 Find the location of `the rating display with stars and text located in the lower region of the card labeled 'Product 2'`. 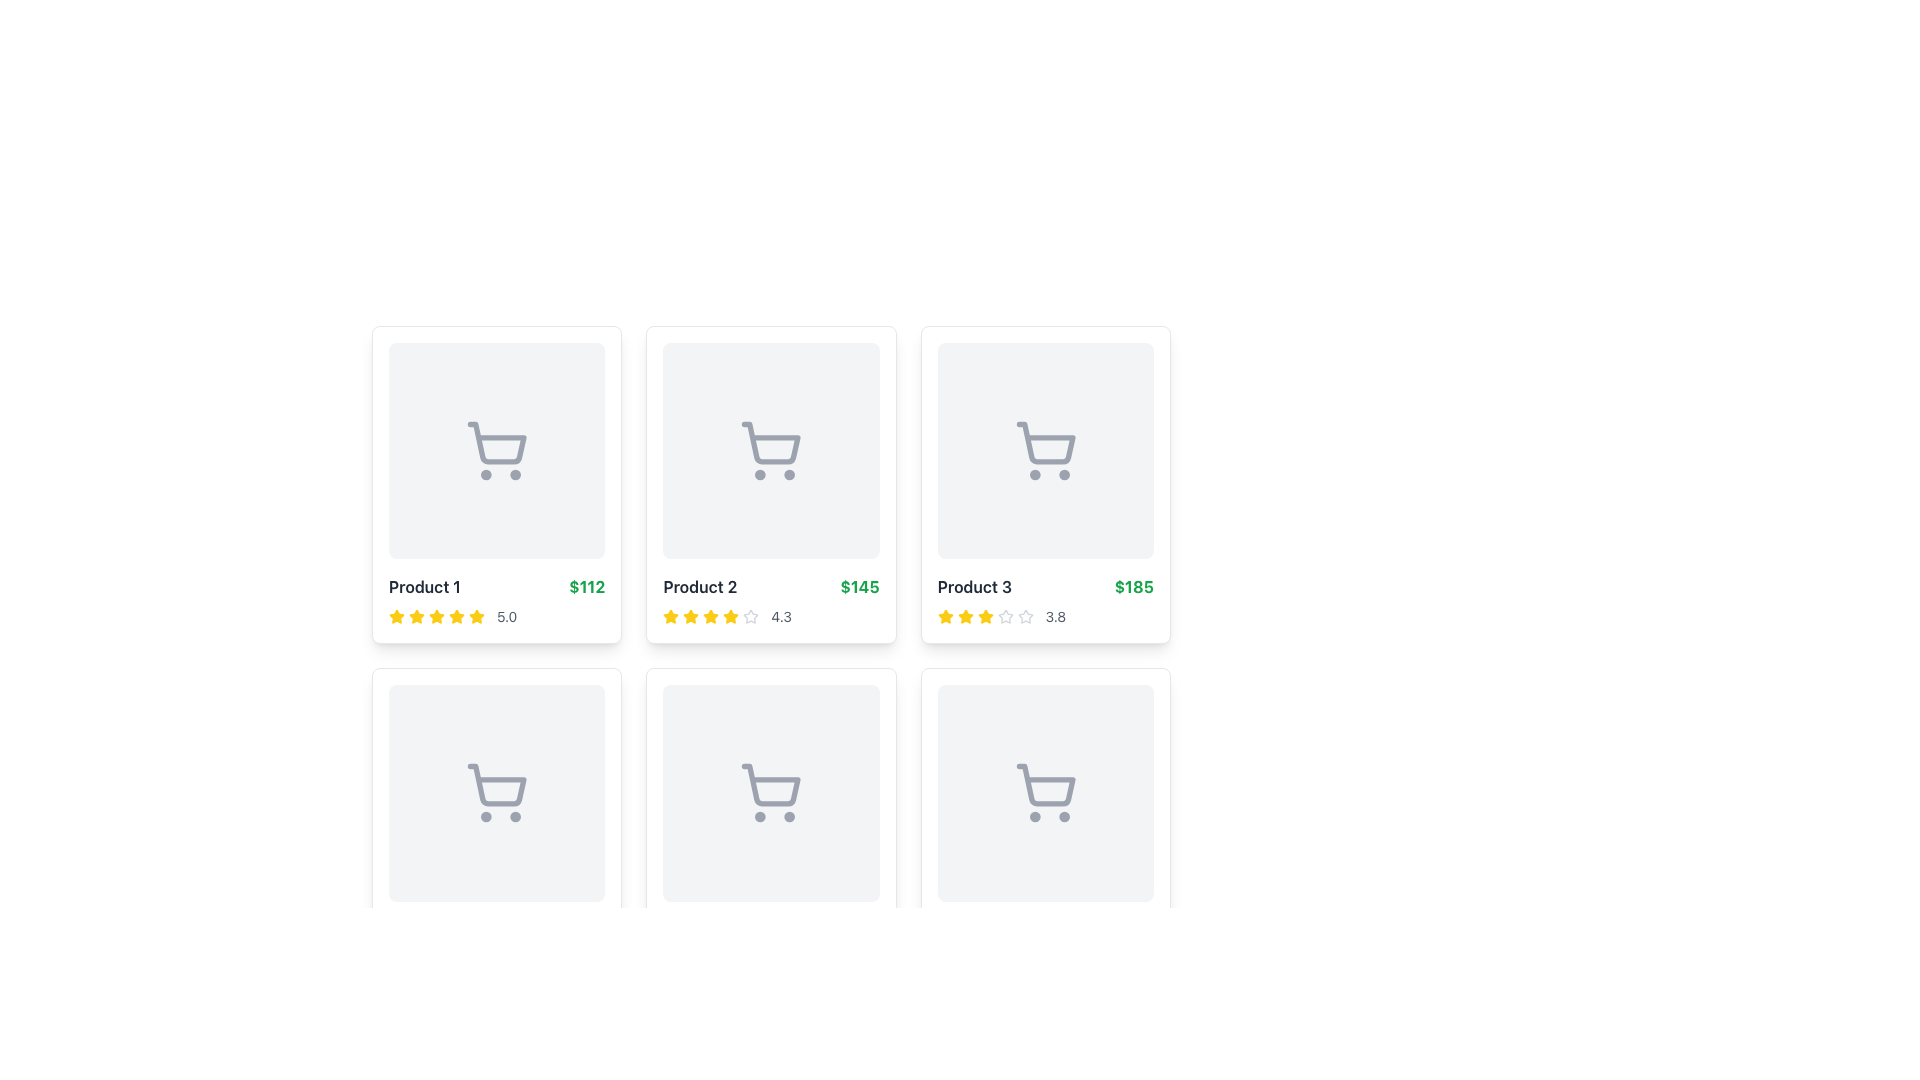

the rating display with stars and text located in the lower region of the card labeled 'Product 2' is located at coordinates (770, 616).